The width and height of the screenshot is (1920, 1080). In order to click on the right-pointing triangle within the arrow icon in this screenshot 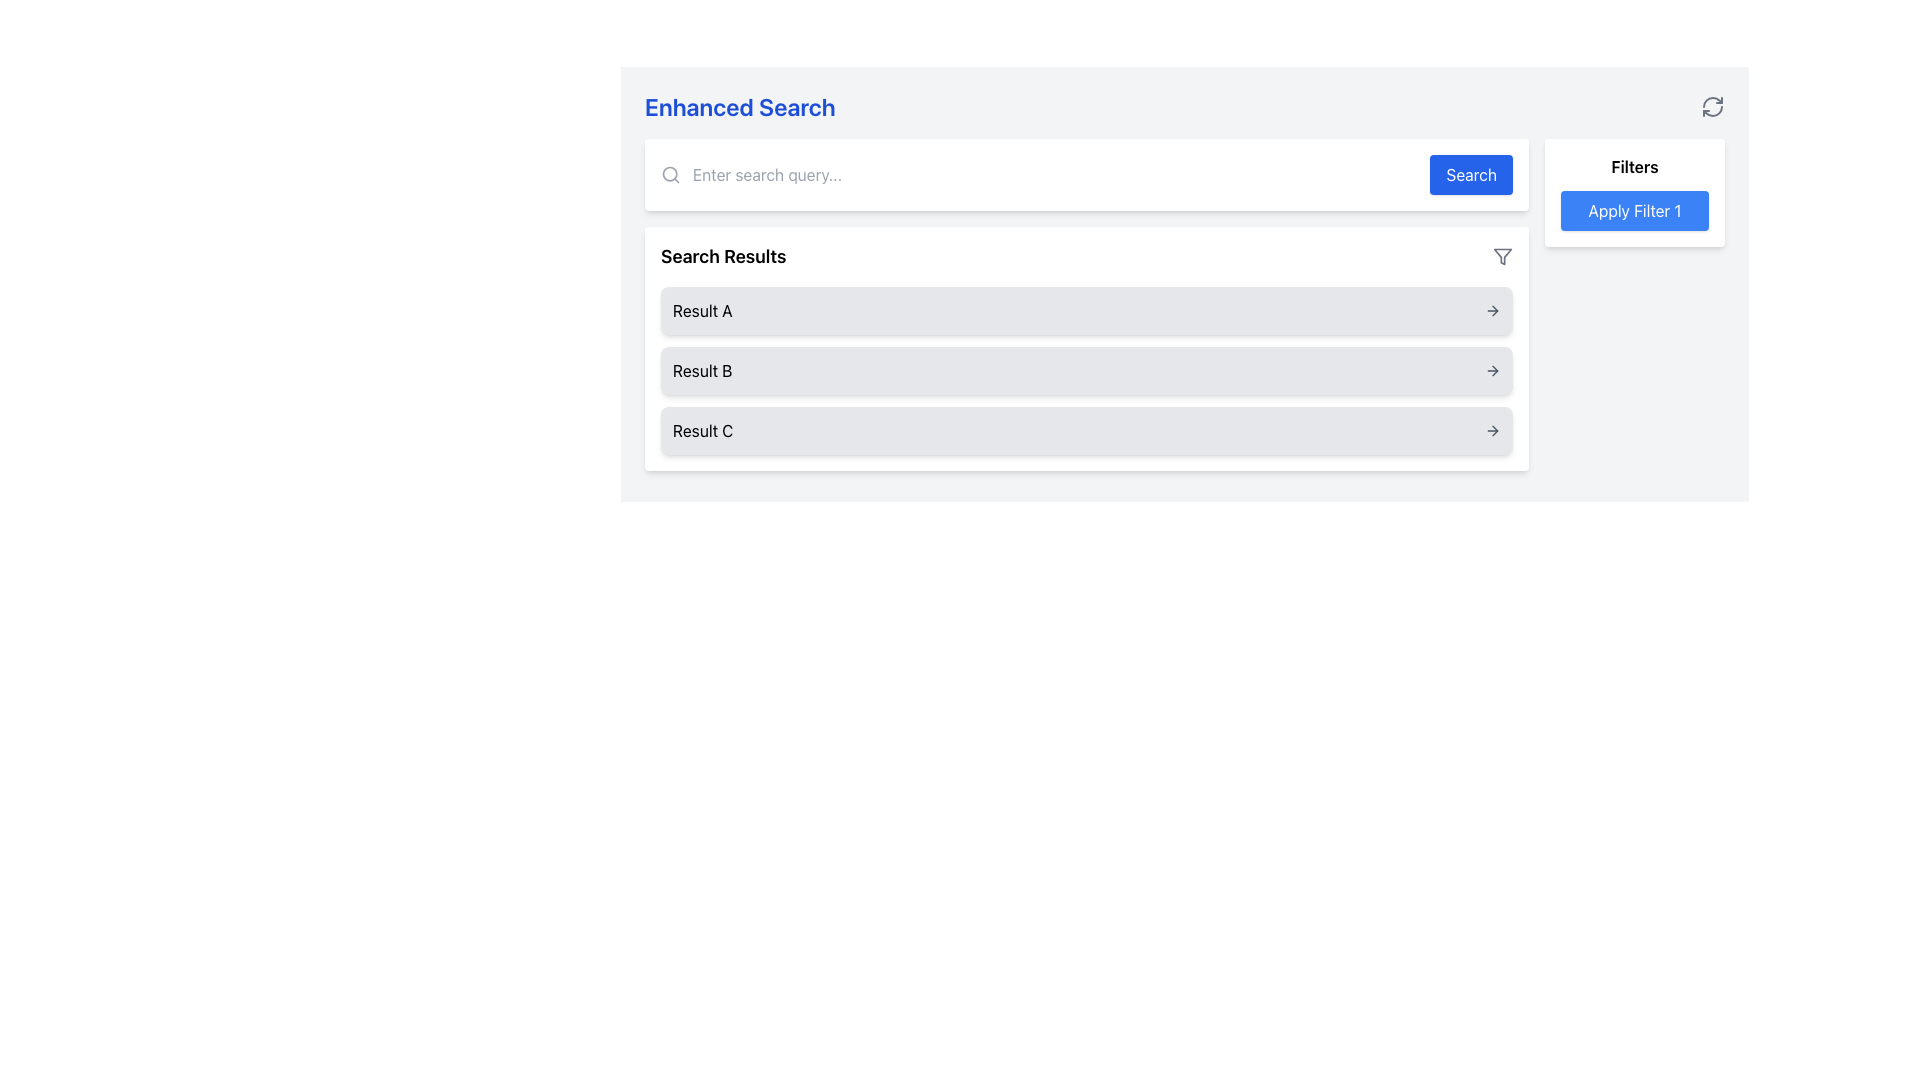, I will do `click(1494, 311)`.